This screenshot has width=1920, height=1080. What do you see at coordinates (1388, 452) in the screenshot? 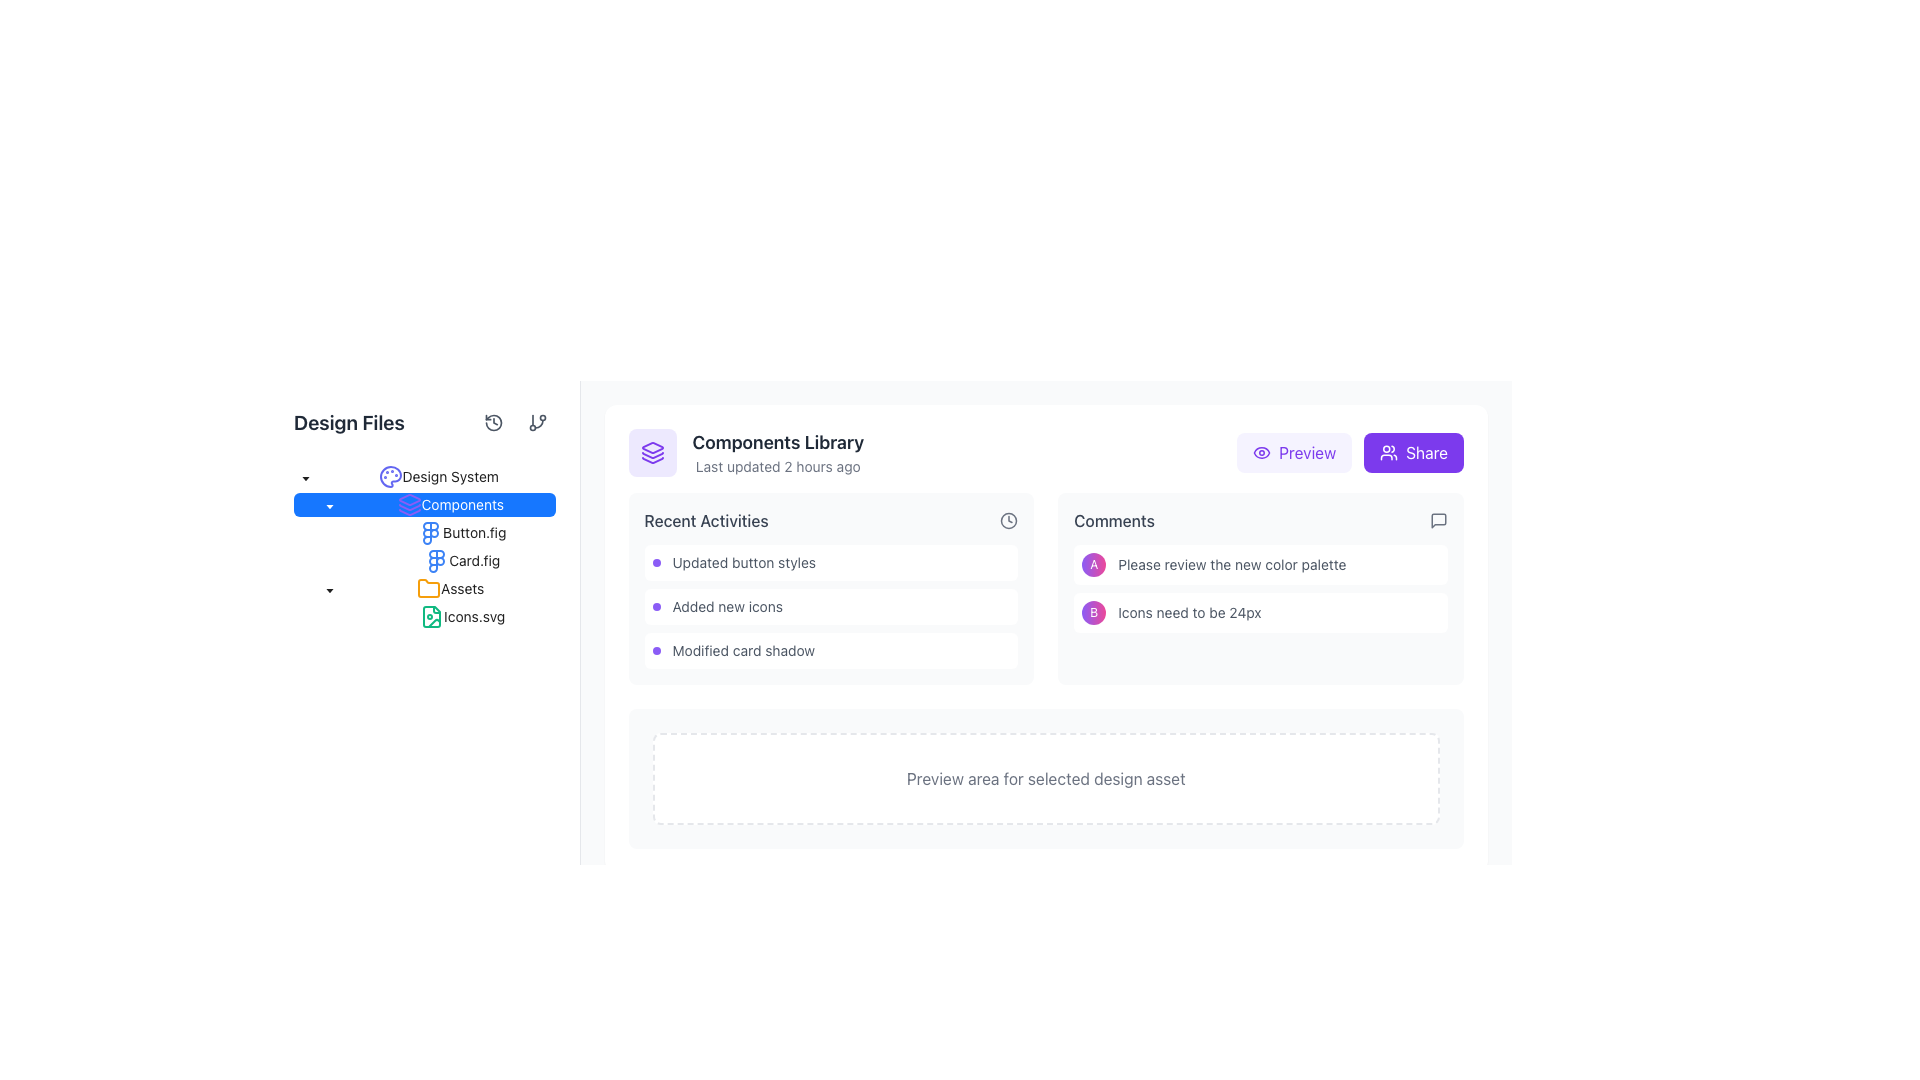
I see `the vector icon resembling two user figures with a purple background, located within the 'Share' button near the top-right of the interface` at bounding box center [1388, 452].